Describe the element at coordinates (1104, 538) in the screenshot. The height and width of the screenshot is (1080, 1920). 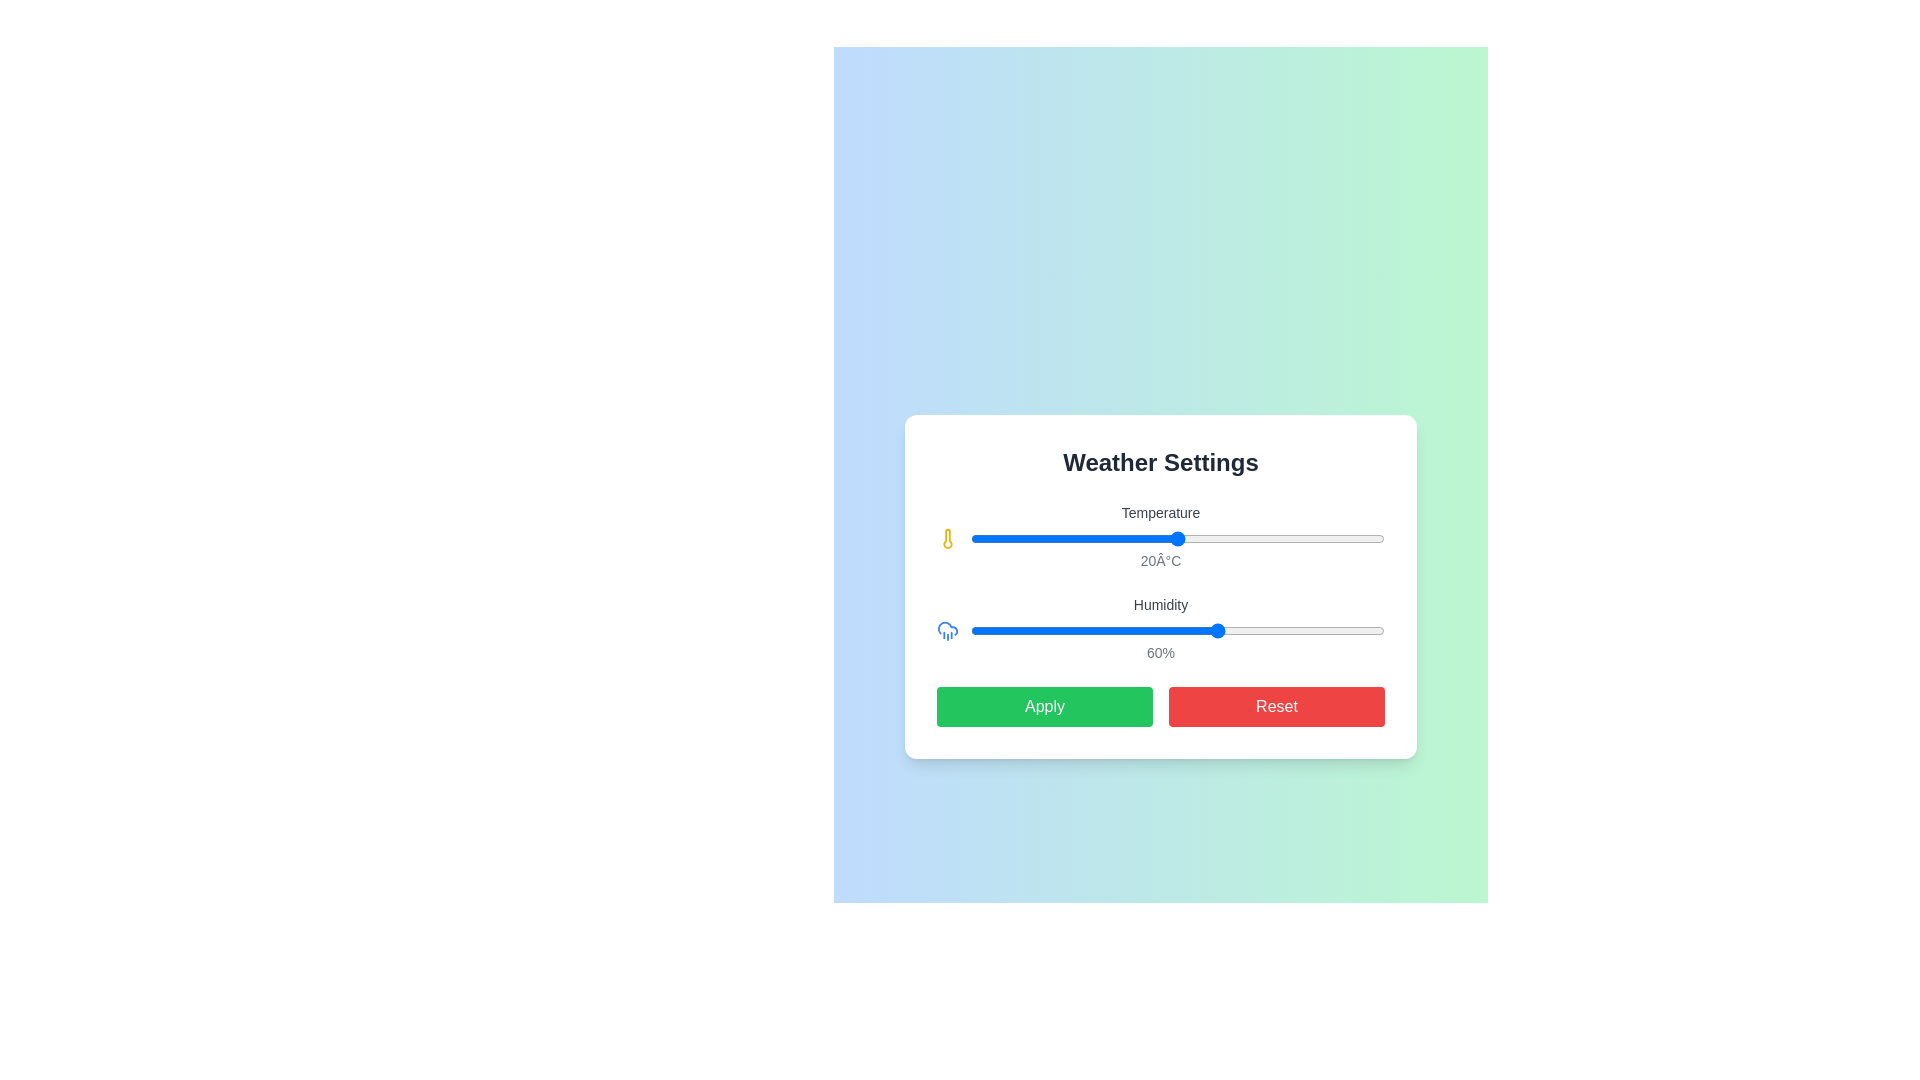
I see `the temperature slider` at that location.